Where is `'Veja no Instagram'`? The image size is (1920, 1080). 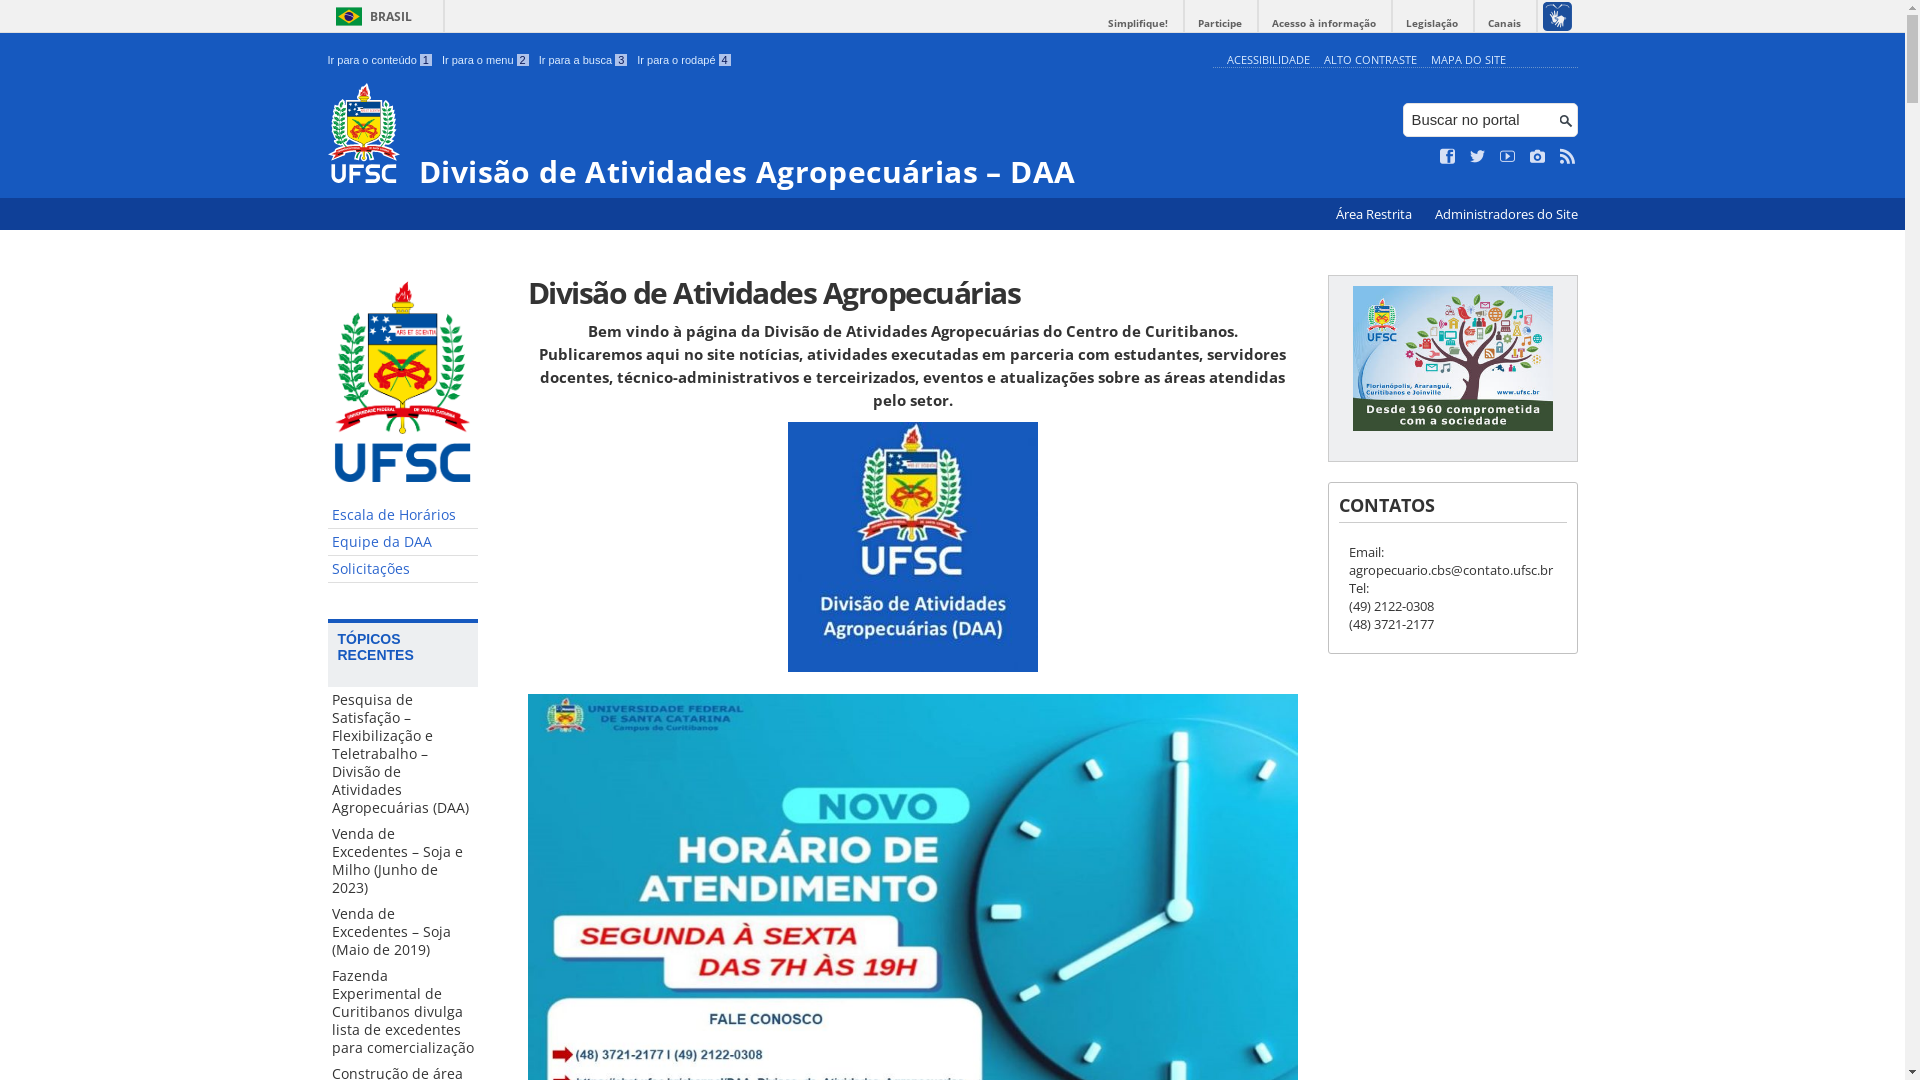 'Veja no Instagram' is located at coordinates (1536, 156).